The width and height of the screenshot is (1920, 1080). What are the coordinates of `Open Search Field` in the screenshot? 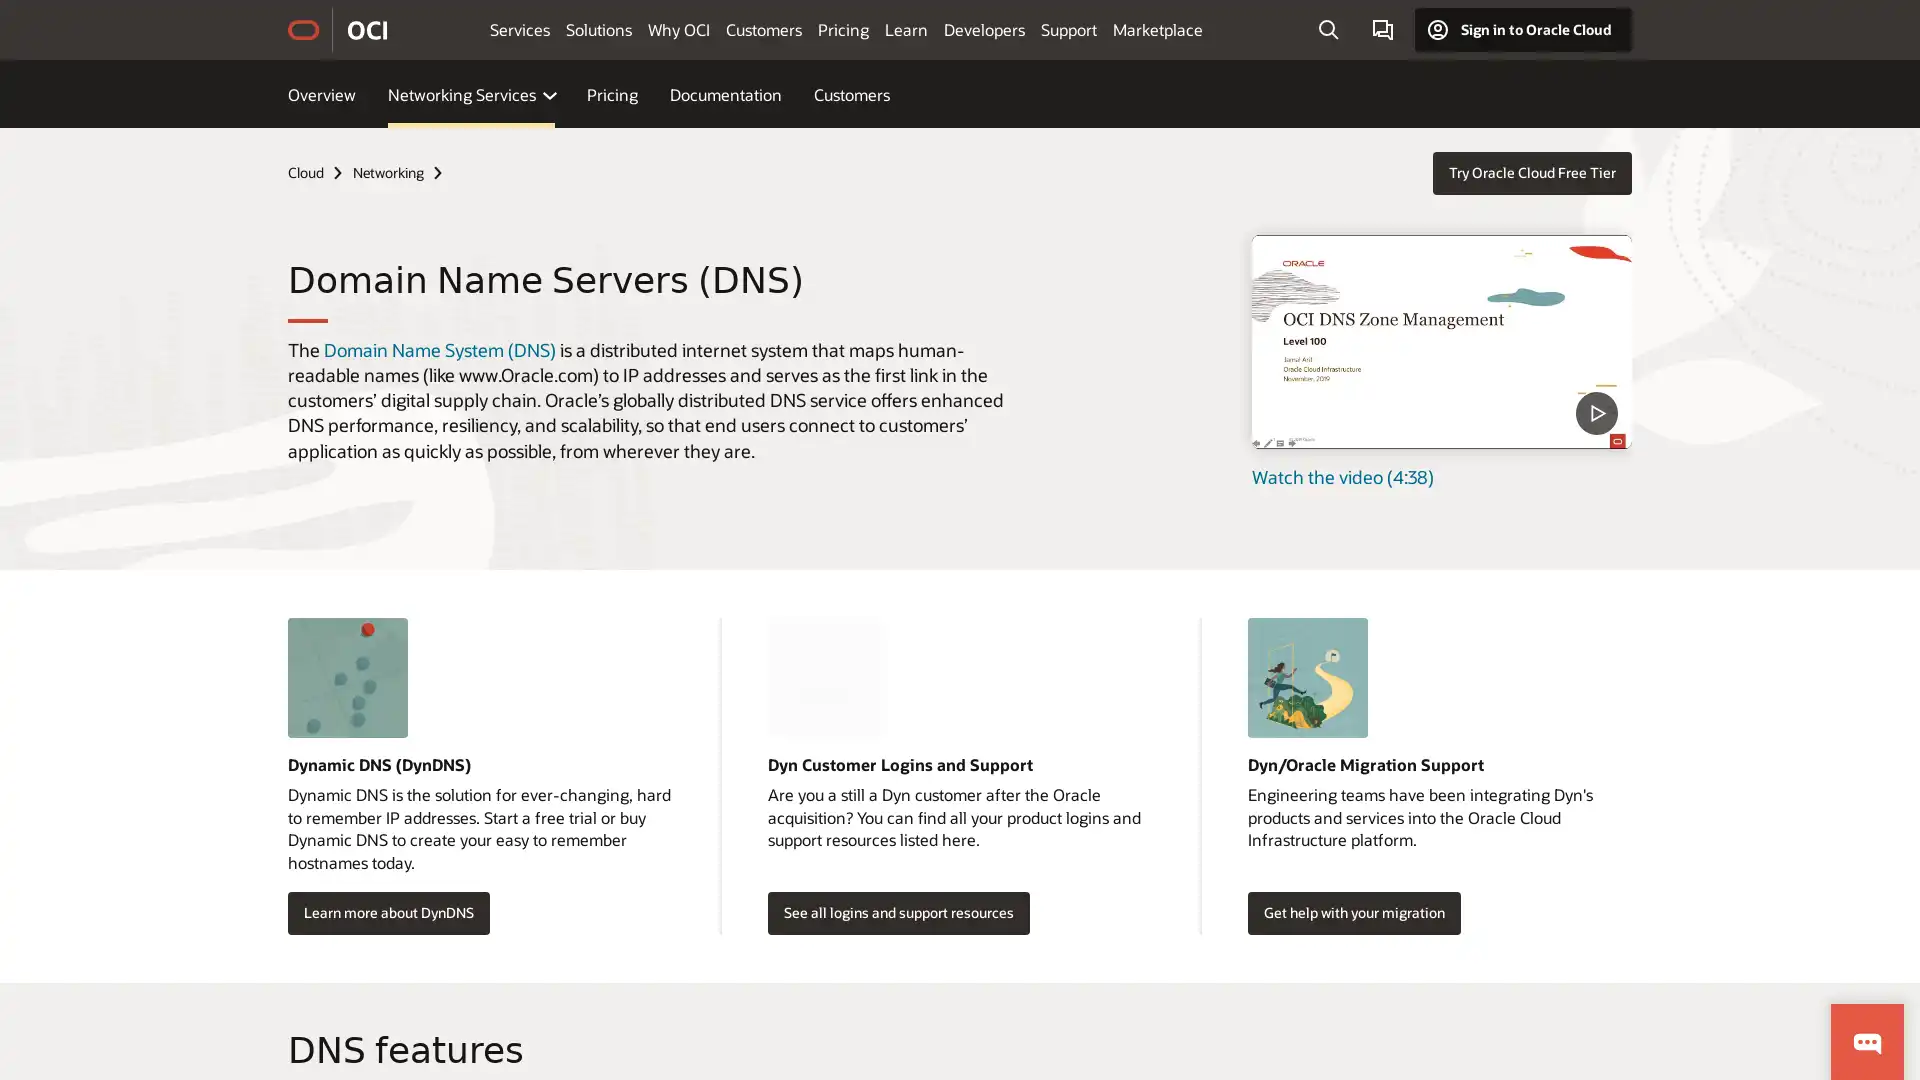 It's located at (1328, 30).